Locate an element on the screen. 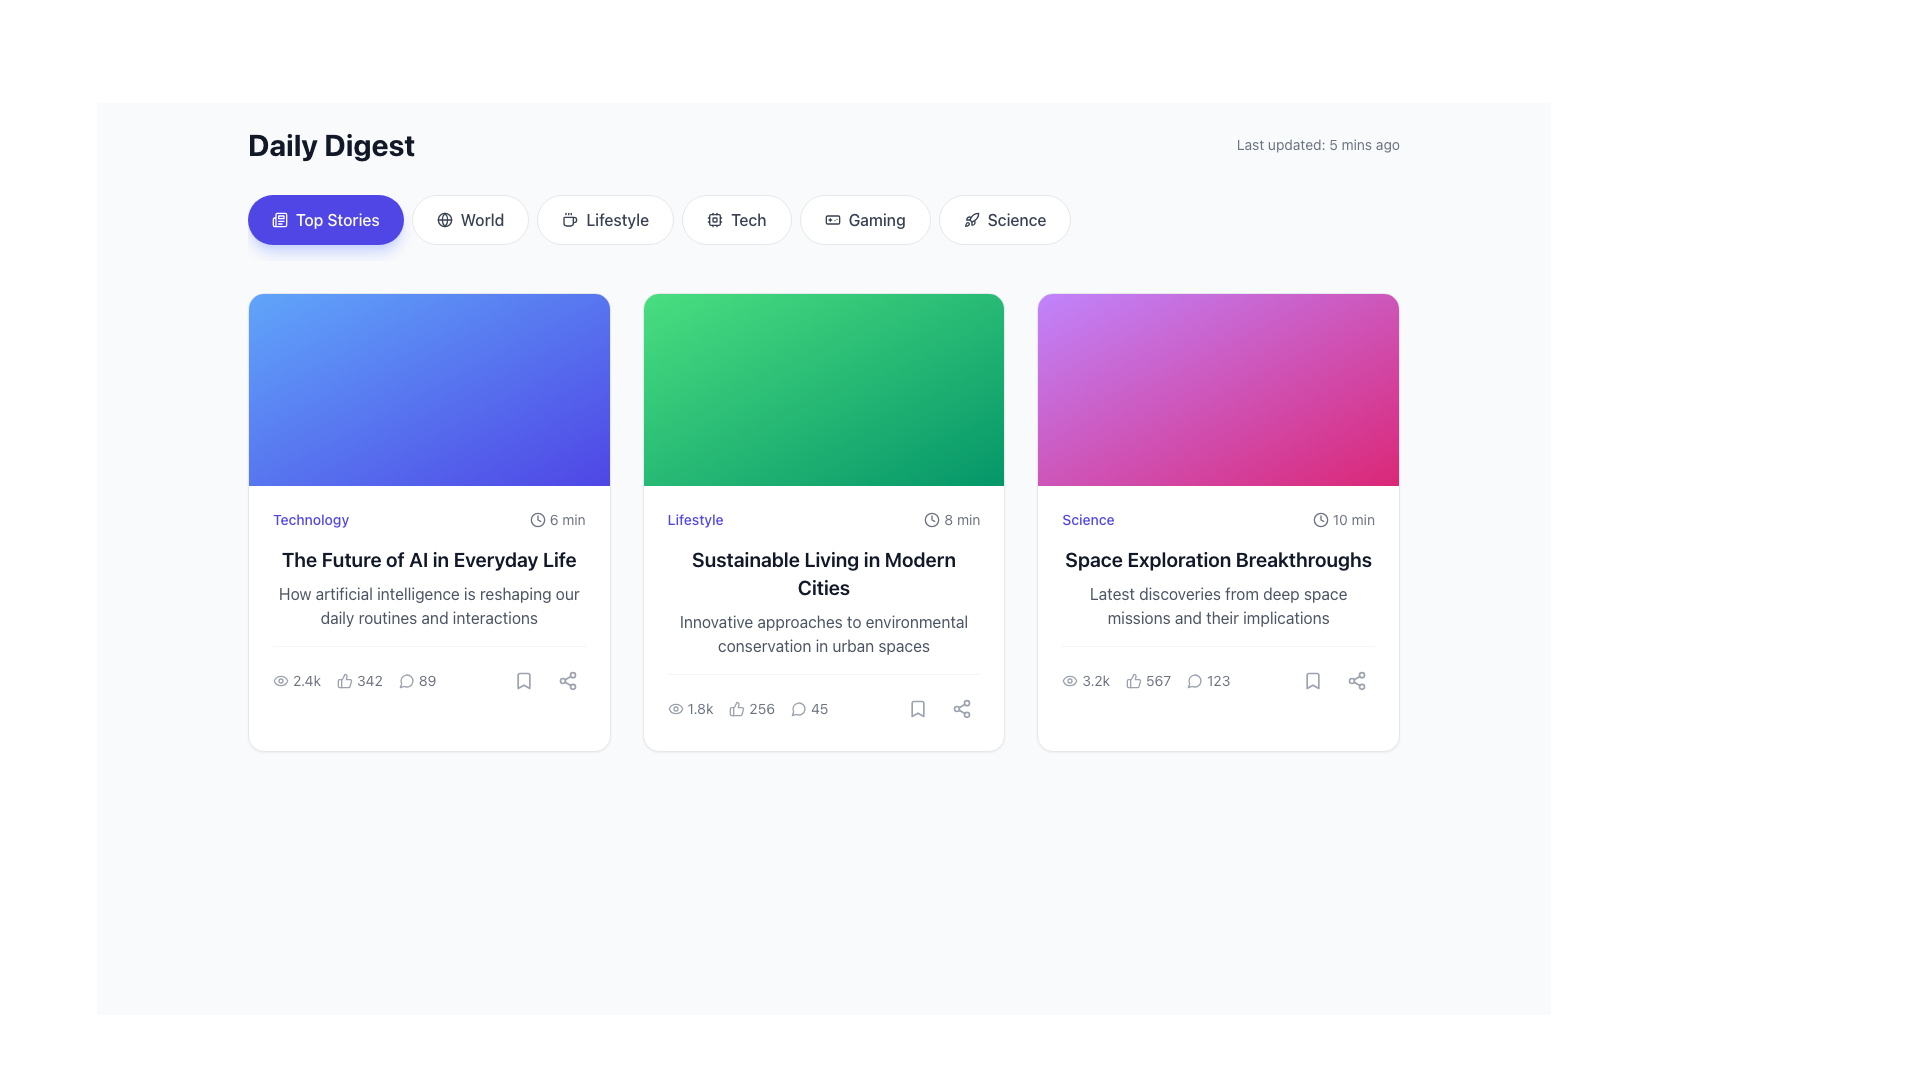 The width and height of the screenshot is (1920, 1080). the visual indicator of the view count located at the bottom section of the third card in a horizontally aligned triplet of cards is located at coordinates (1084, 680).